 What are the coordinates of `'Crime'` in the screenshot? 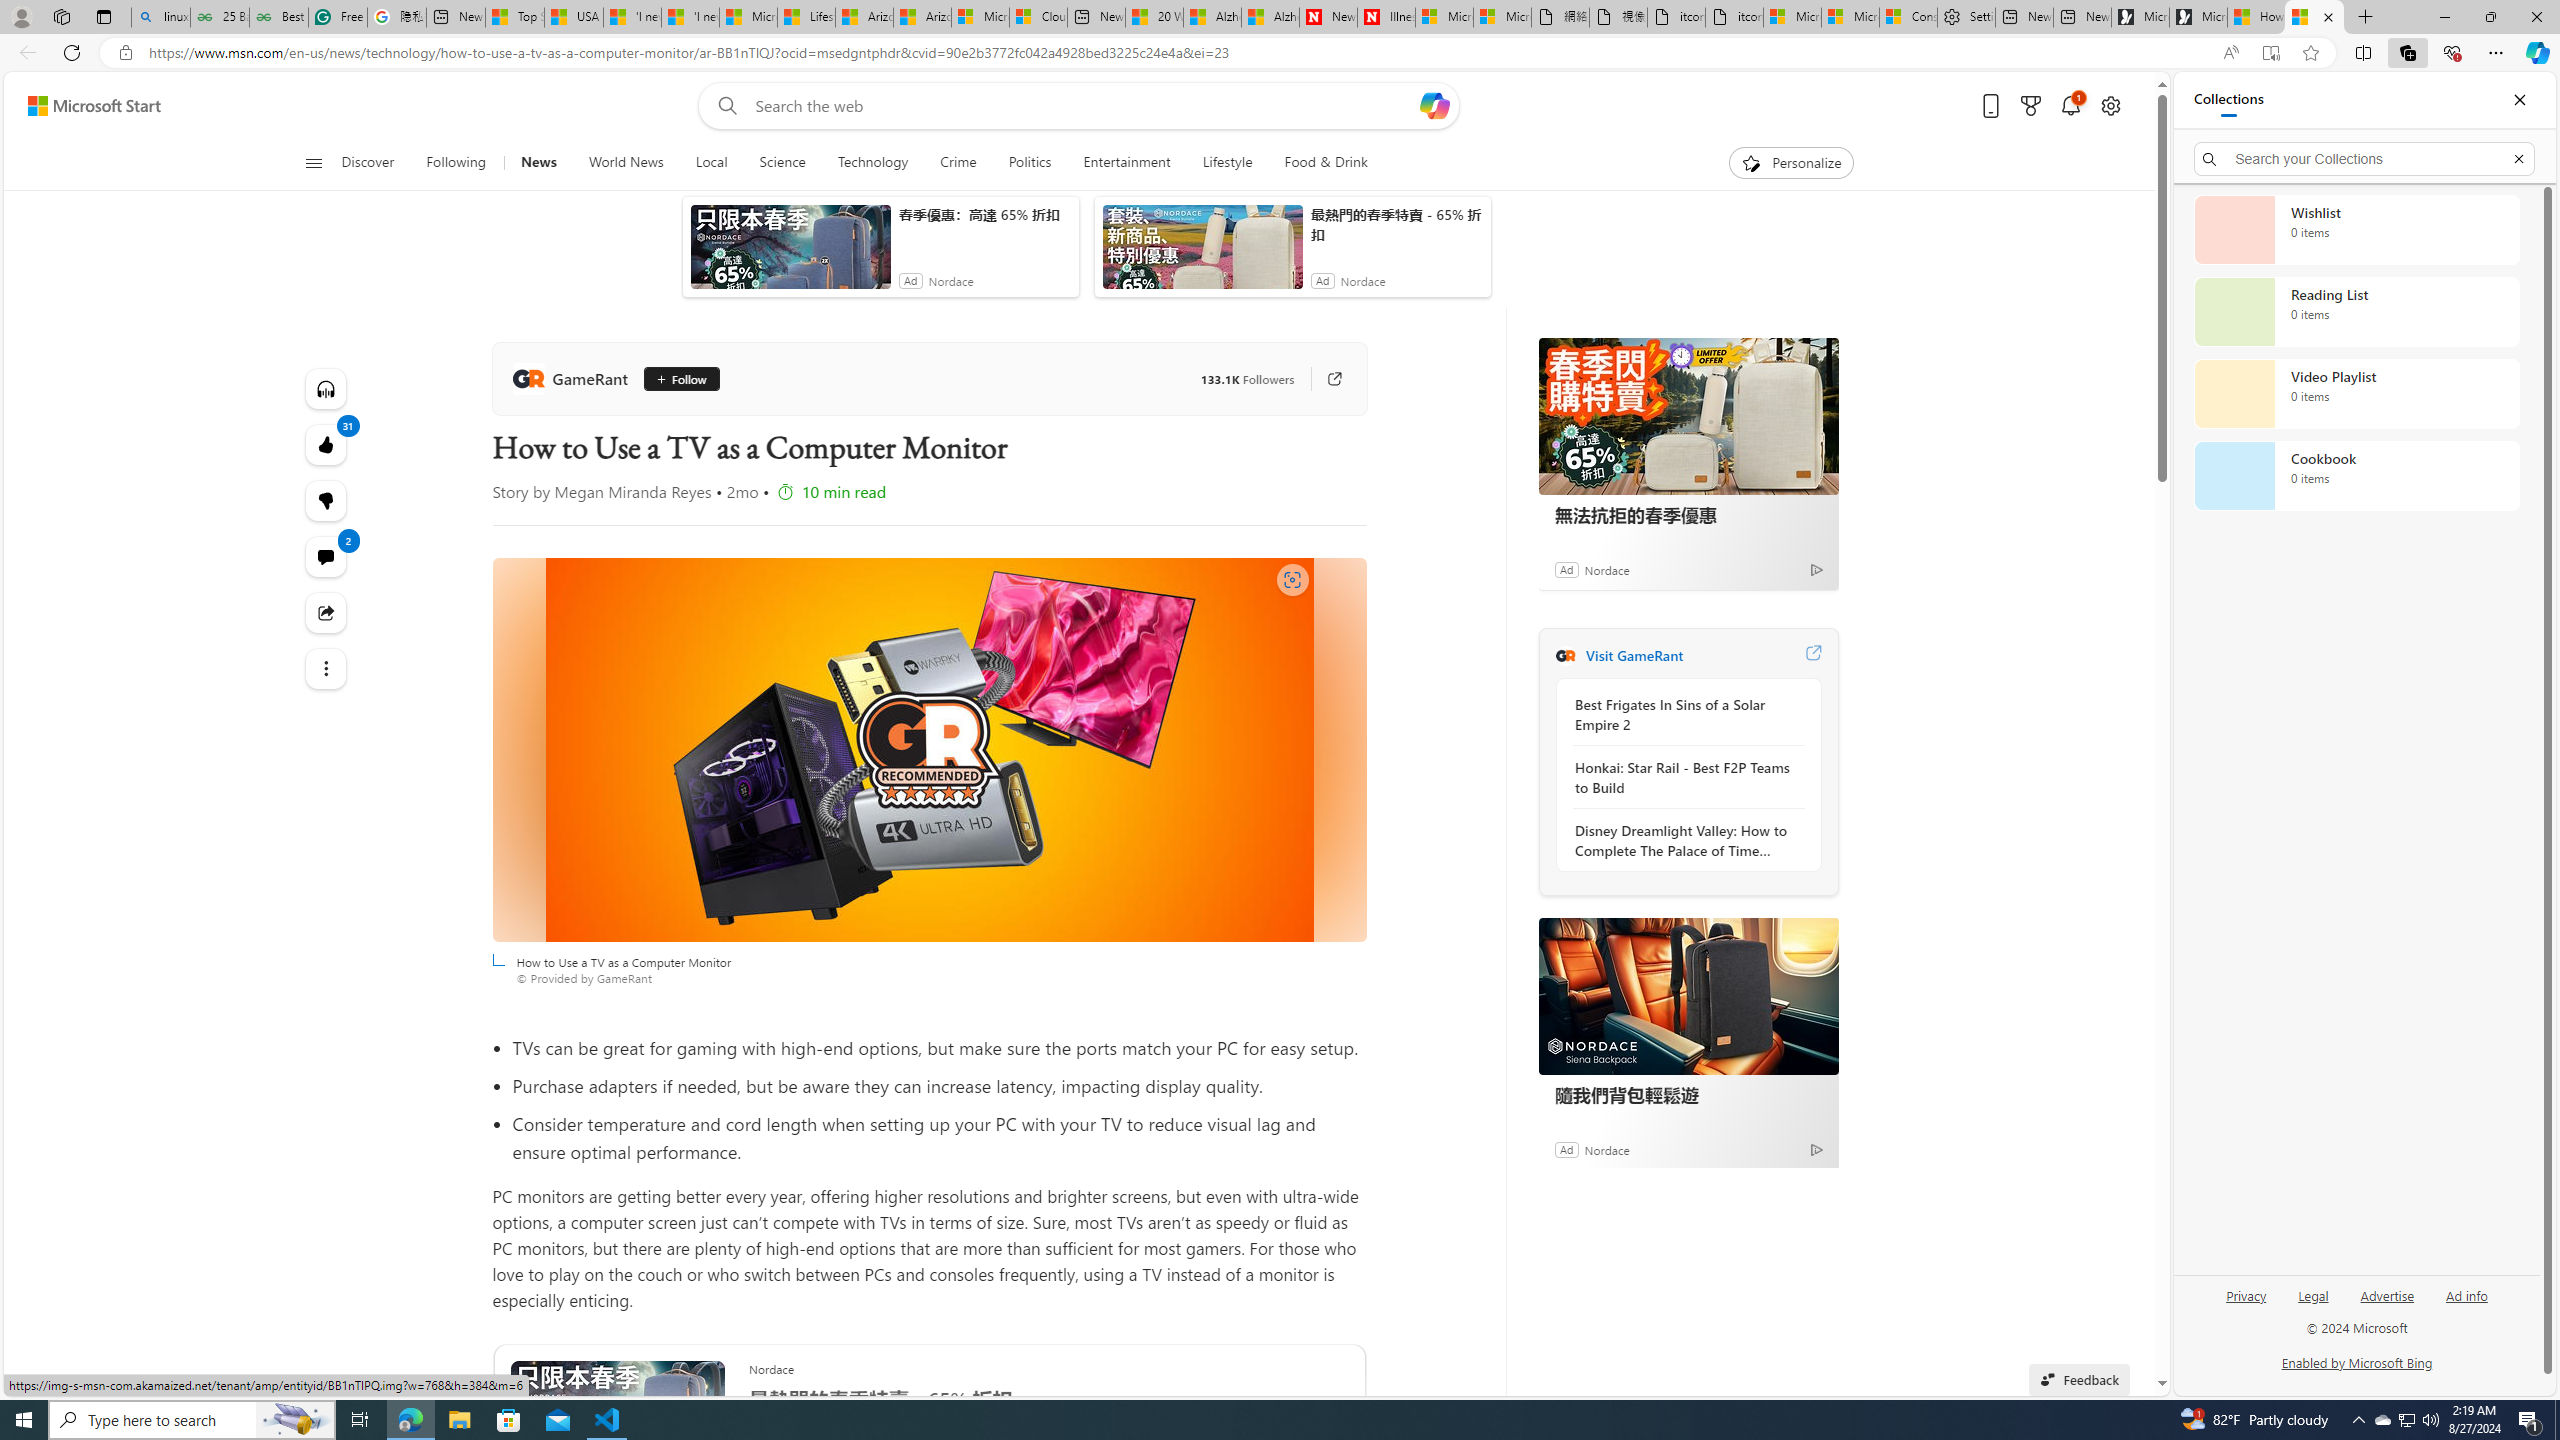 It's located at (957, 162).